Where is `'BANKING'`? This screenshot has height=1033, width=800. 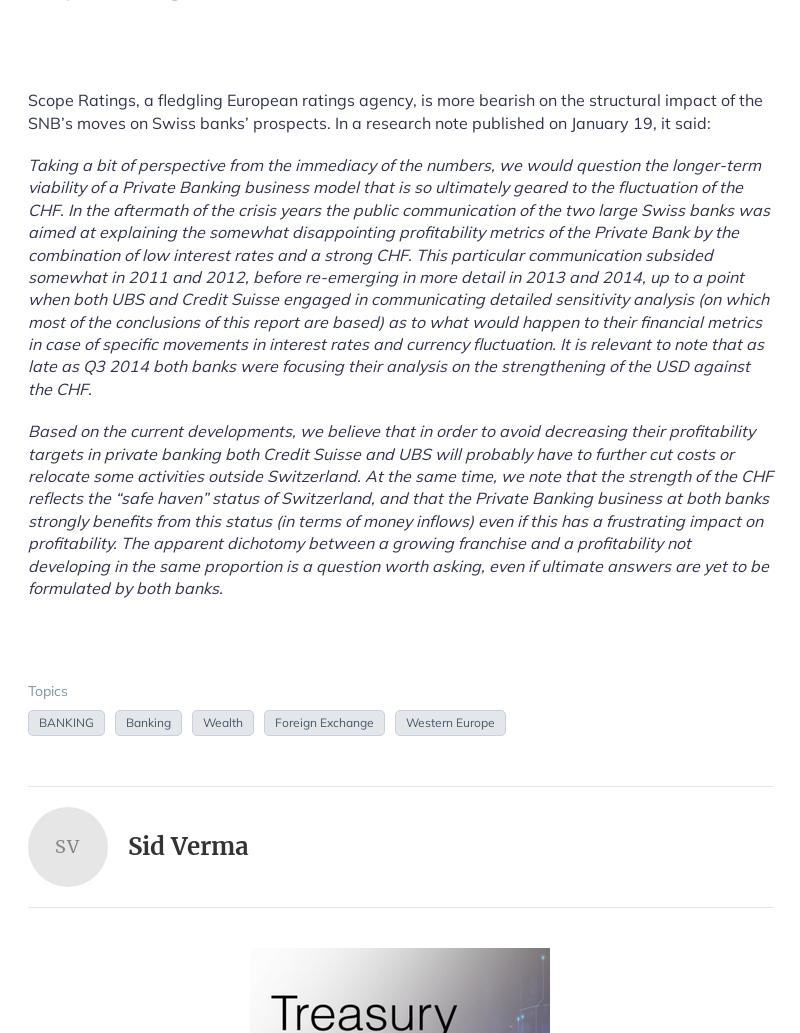 'BANKING' is located at coordinates (64, 721).